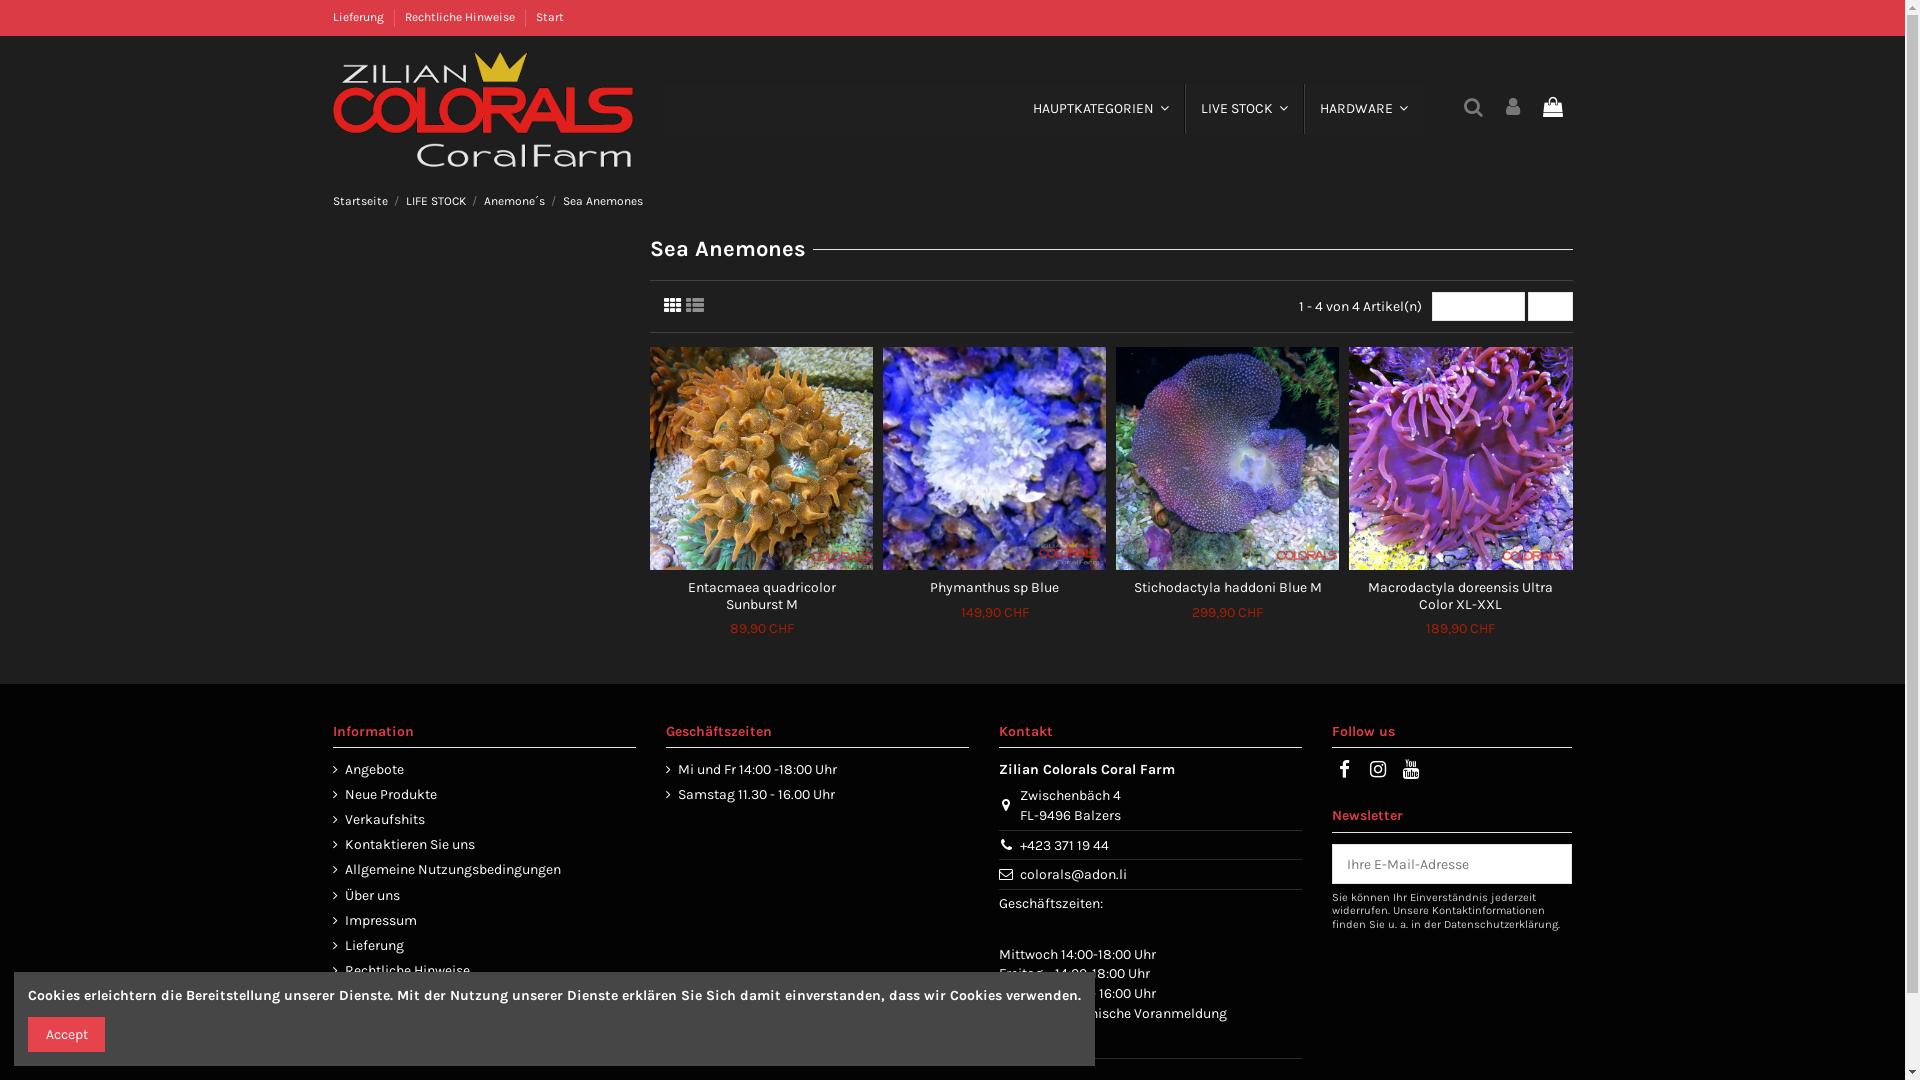 The height and width of the screenshot is (1080, 1920). What do you see at coordinates (750, 769) in the screenshot?
I see `'Mi und Fr 14:00 -18:00 Uhr'` at bounding box center [750, 769].